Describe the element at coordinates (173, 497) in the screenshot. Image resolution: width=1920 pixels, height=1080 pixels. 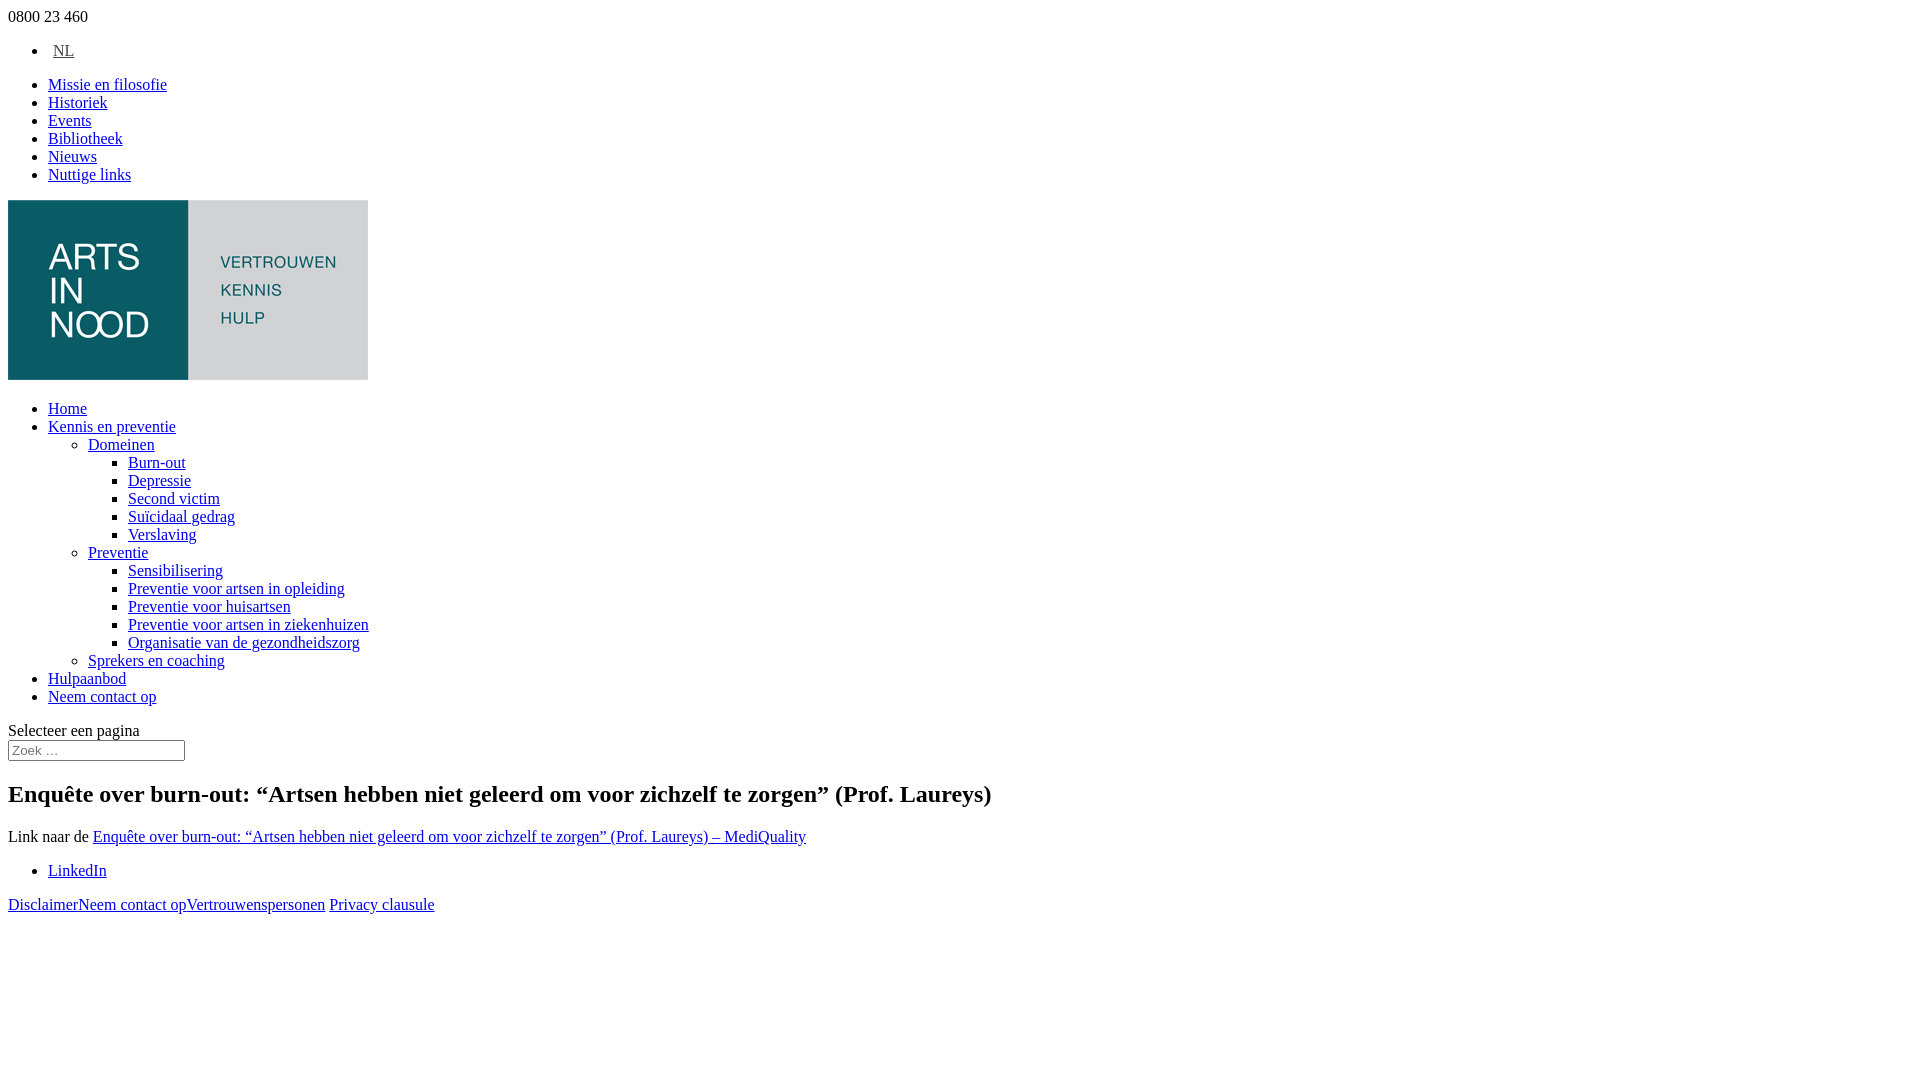
I see `'Second victim'` at that location.